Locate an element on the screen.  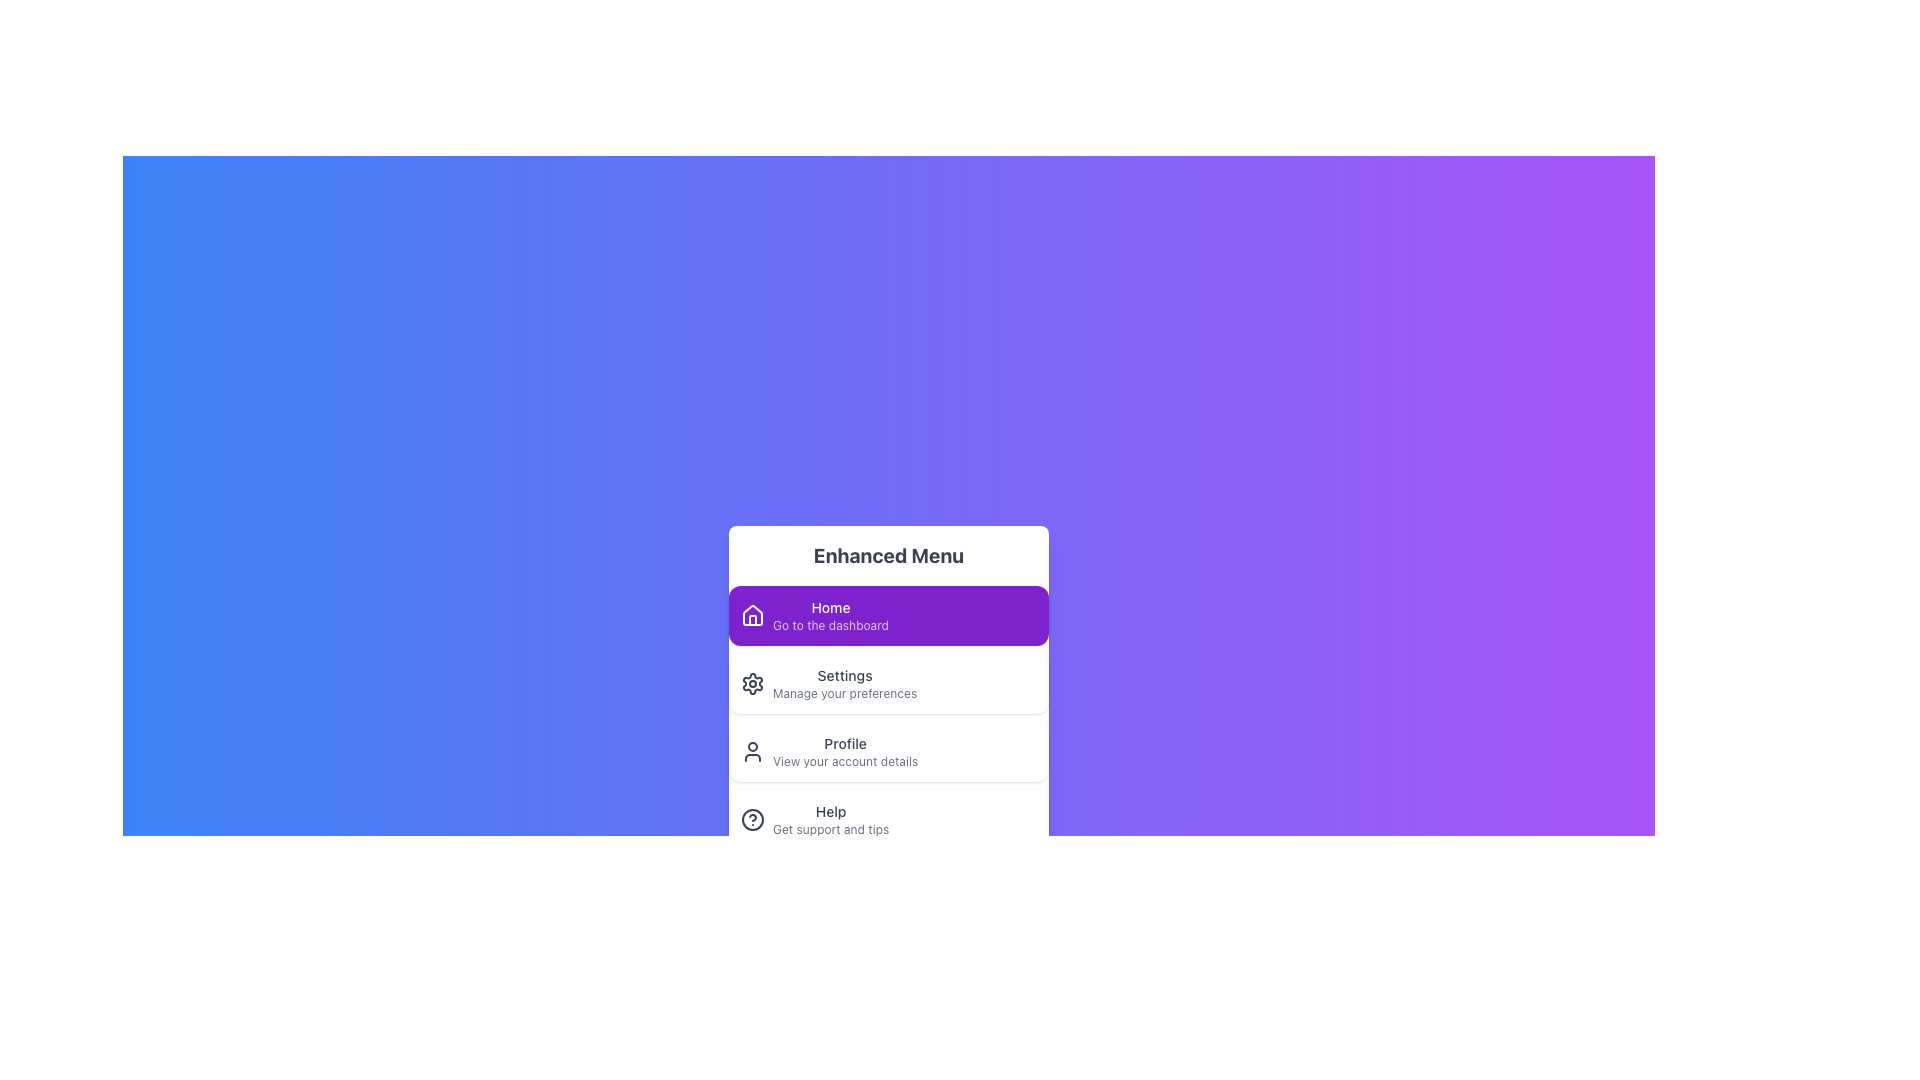
the text label that says 'View your account details', which is located beneath the bold 'Profile' text in the menu panel is located at coordinates (845, 762).